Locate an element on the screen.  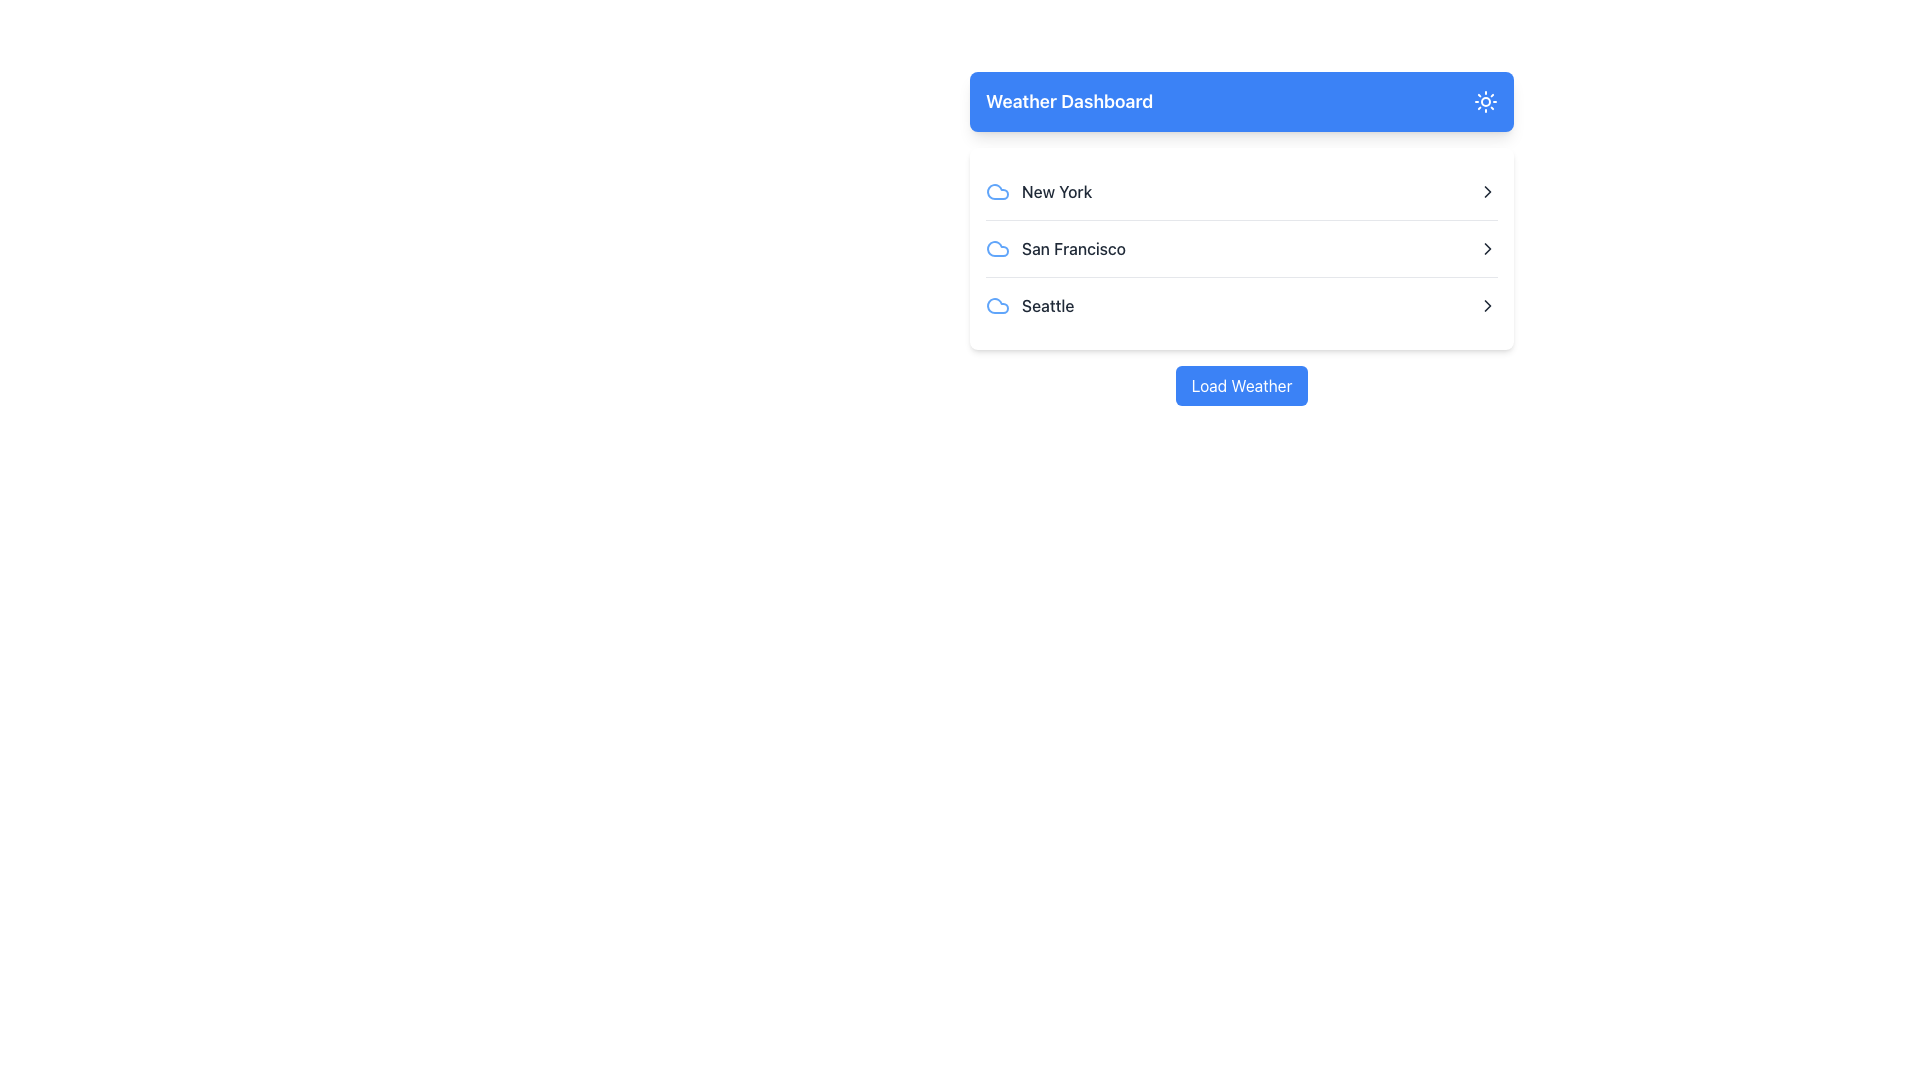
the chevron icon on the far right of the 'New York' list item is located at coordinates (1488, 192).